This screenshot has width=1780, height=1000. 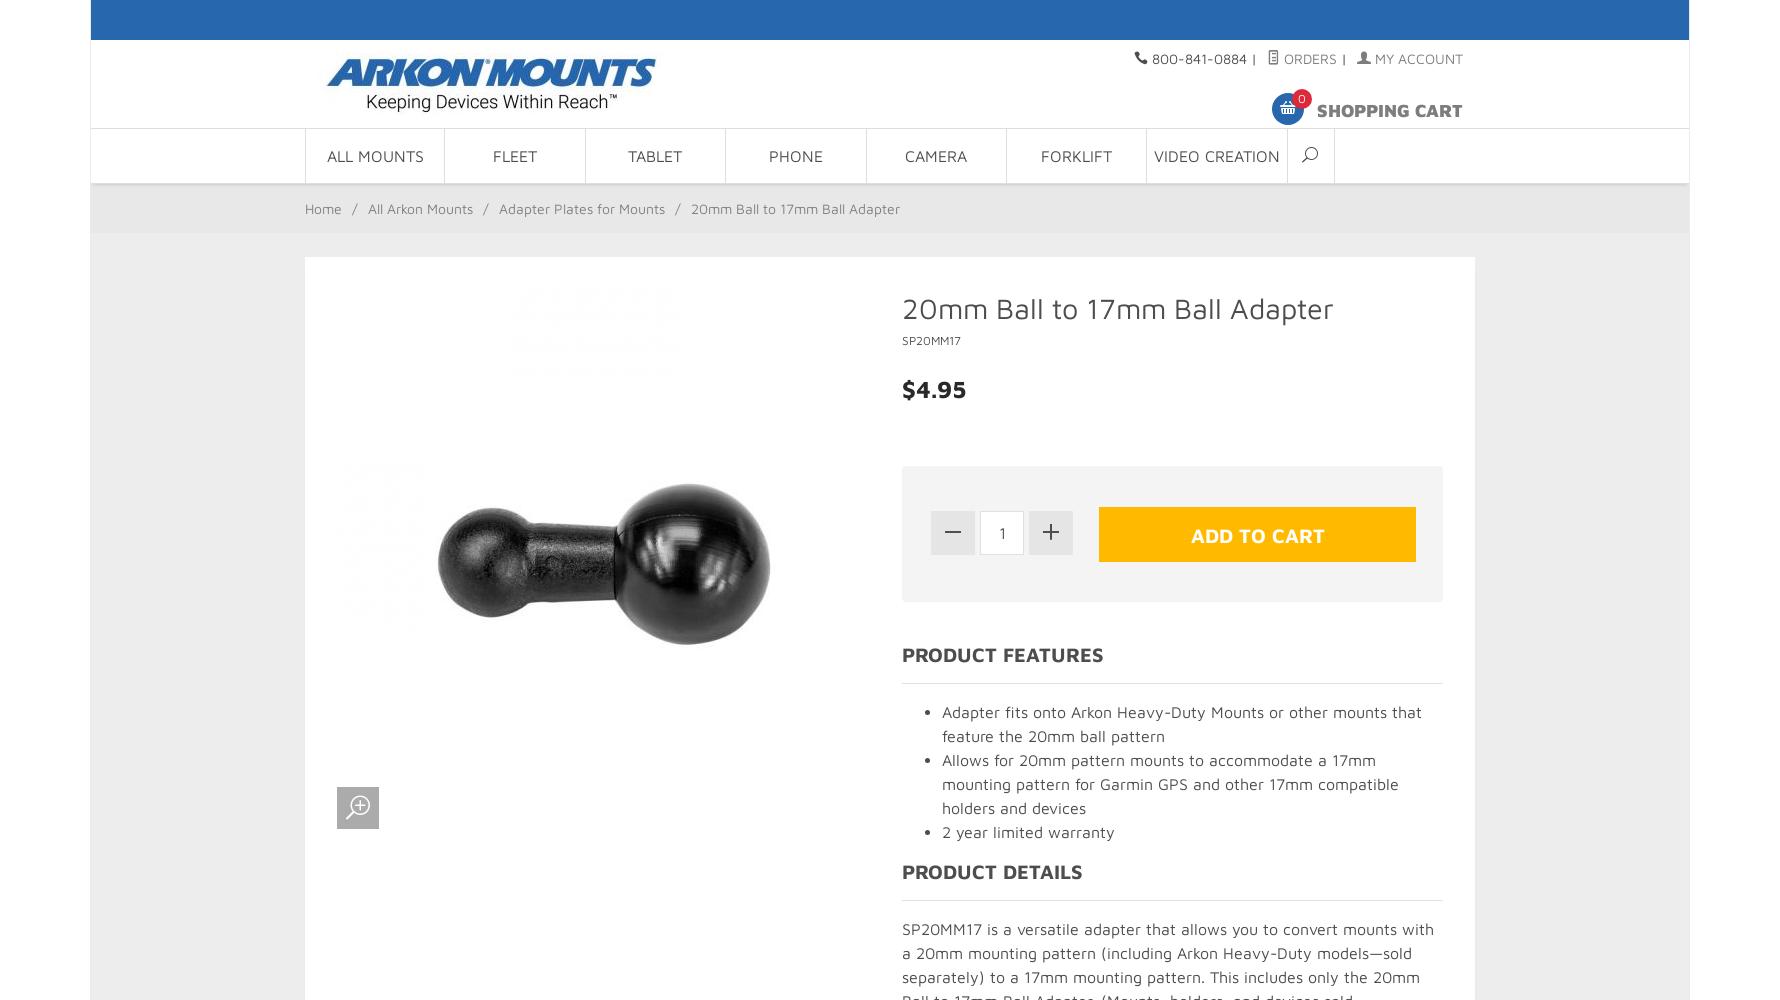 What do you see at coordinates (419, 207) in the screenshot?
I see `'All Arkon Mounts'` at bounding box center [419, 207].